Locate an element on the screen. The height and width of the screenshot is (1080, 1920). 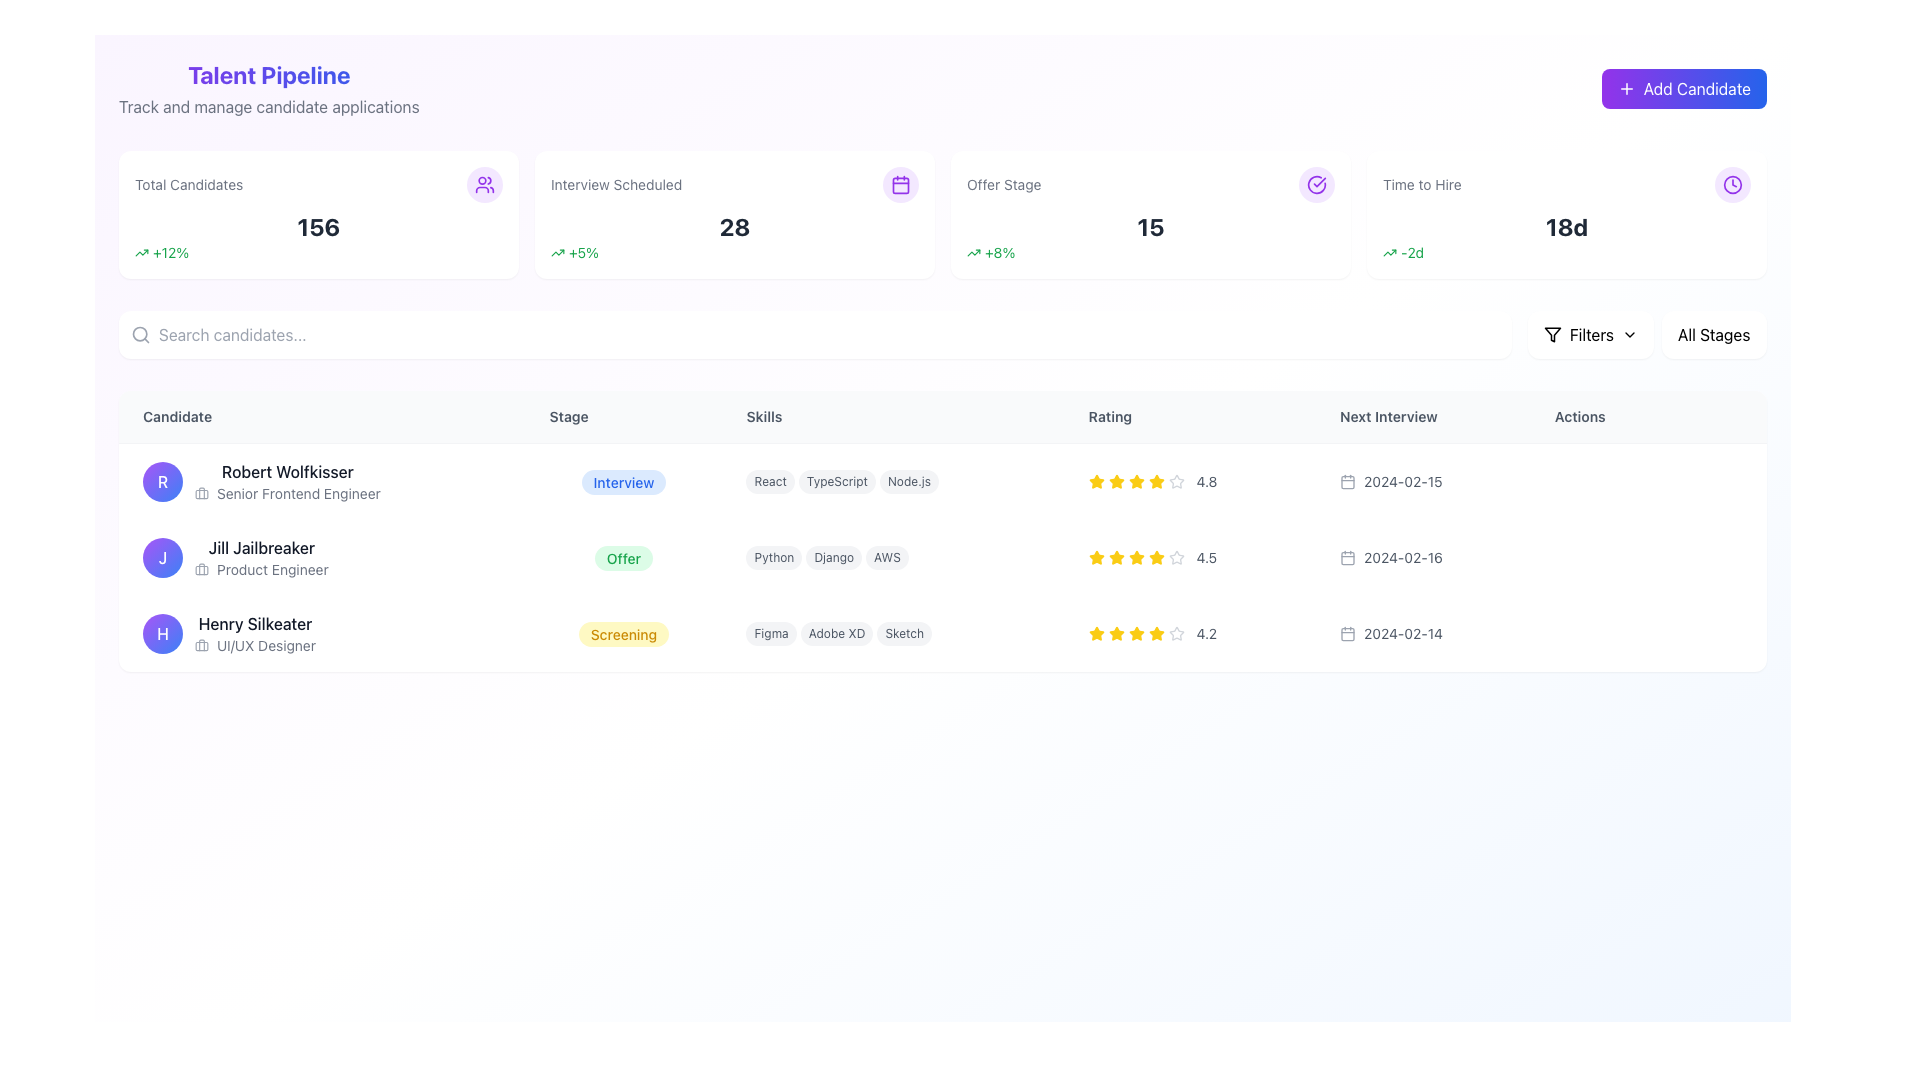
the 'Figma' label, which is a pill-shaped text label with rounded corners and a light gray background, located in the 'Skills' column for 'Henry Silkeater' is located at coordinates (770, 633).